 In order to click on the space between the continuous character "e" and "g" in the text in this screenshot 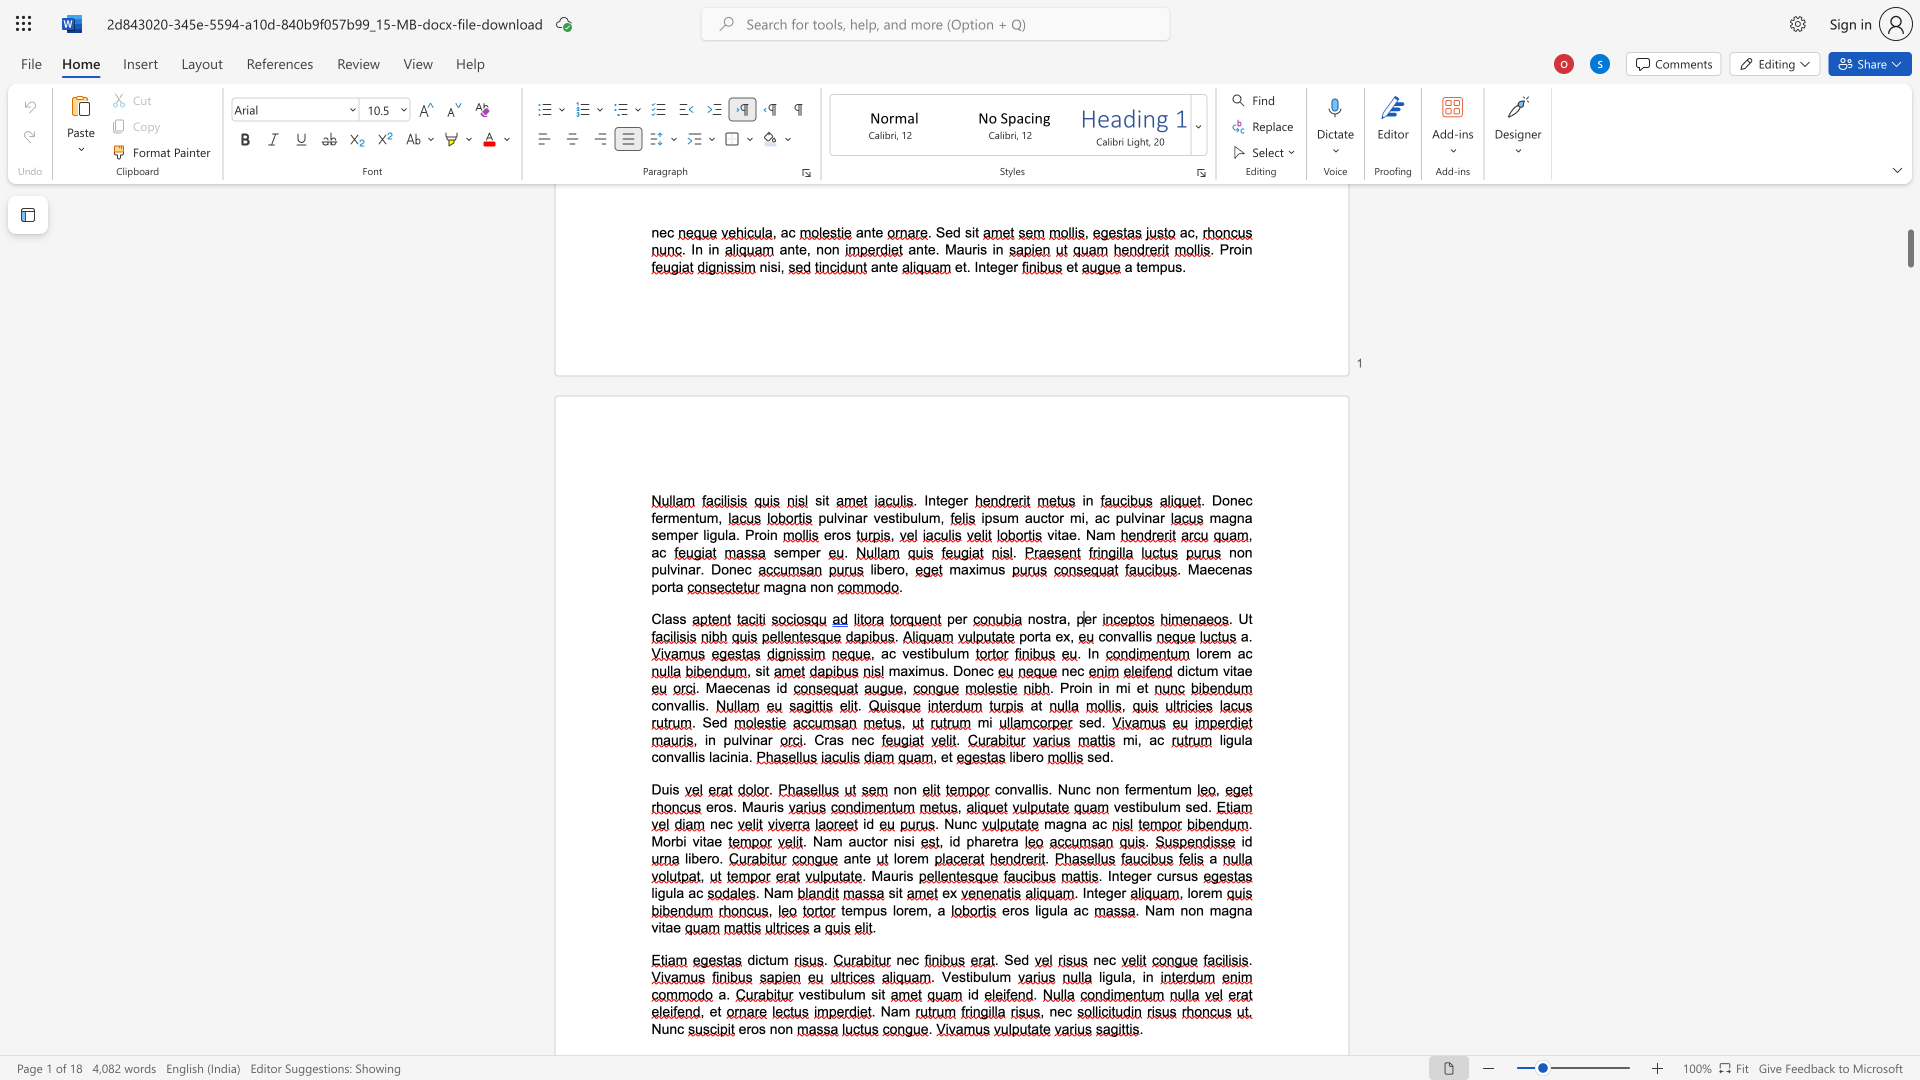, I will do `click(997, 266)`.